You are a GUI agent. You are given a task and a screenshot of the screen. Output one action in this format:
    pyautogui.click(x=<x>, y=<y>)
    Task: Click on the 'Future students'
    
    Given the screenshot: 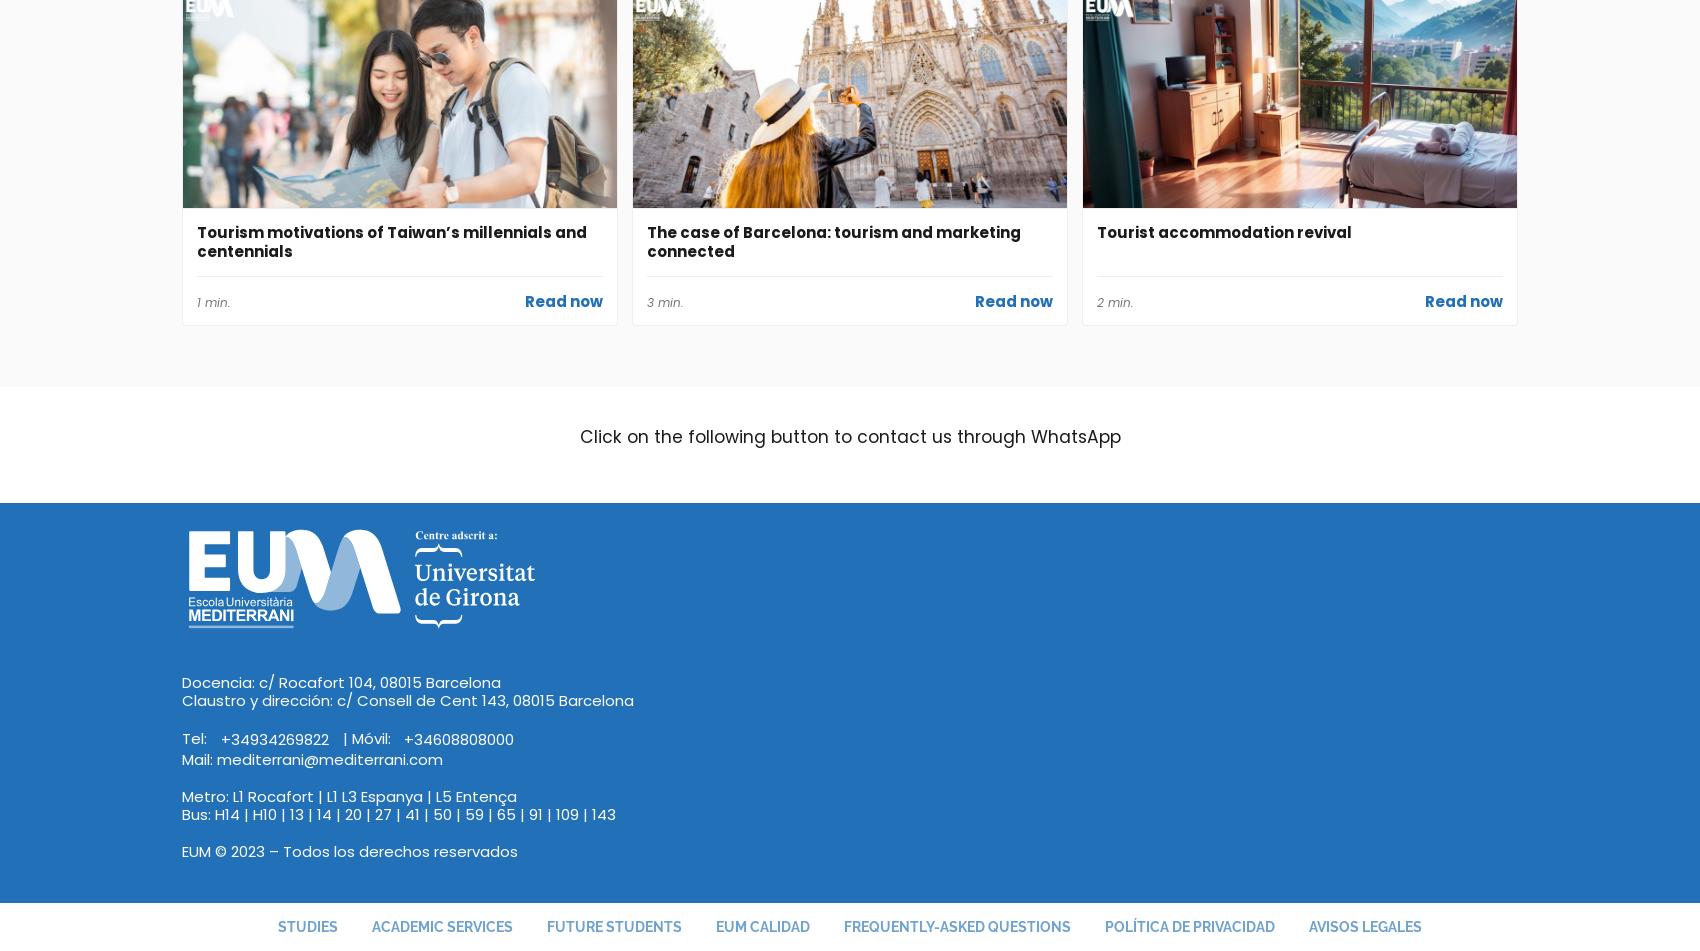 What is the action you would take?
    pyautogui.click(x=546, y=924)
    